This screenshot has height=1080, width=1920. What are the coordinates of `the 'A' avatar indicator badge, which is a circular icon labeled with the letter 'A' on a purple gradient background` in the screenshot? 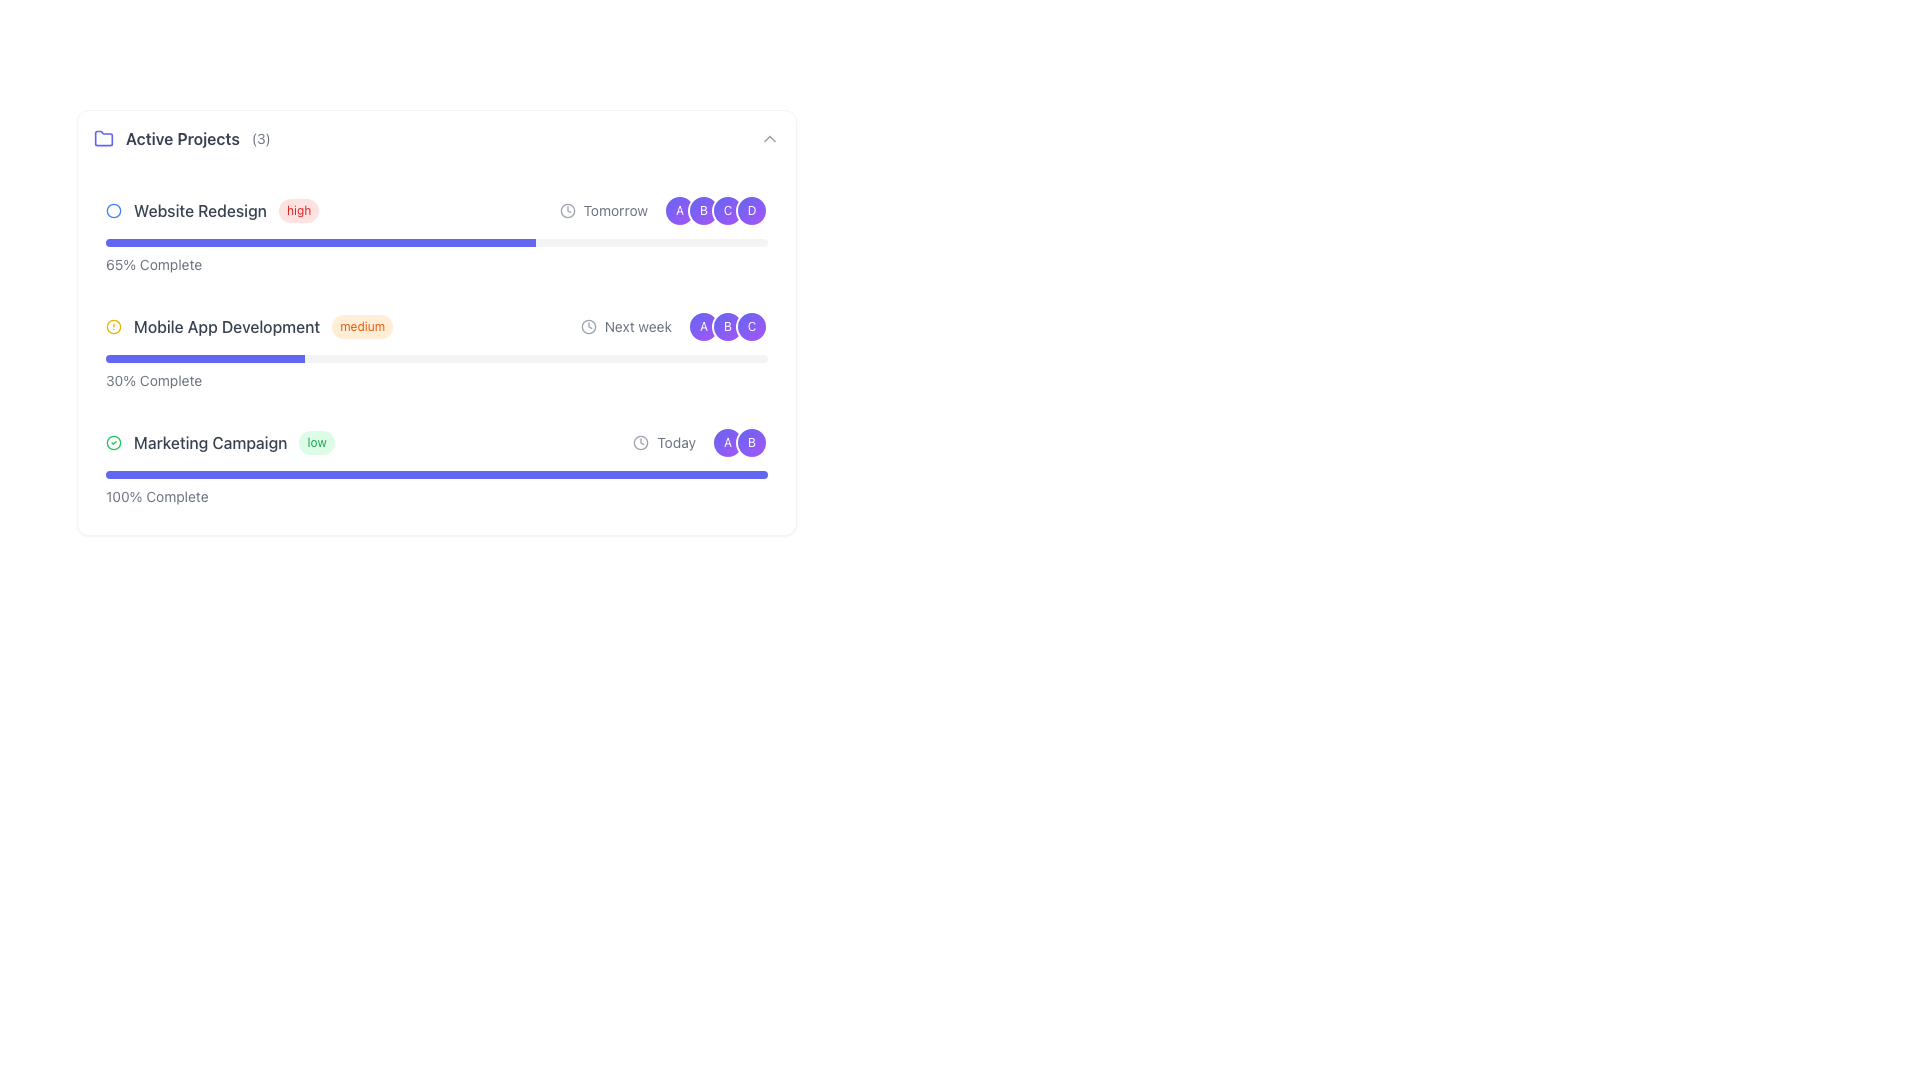 It's located at (727, 326).